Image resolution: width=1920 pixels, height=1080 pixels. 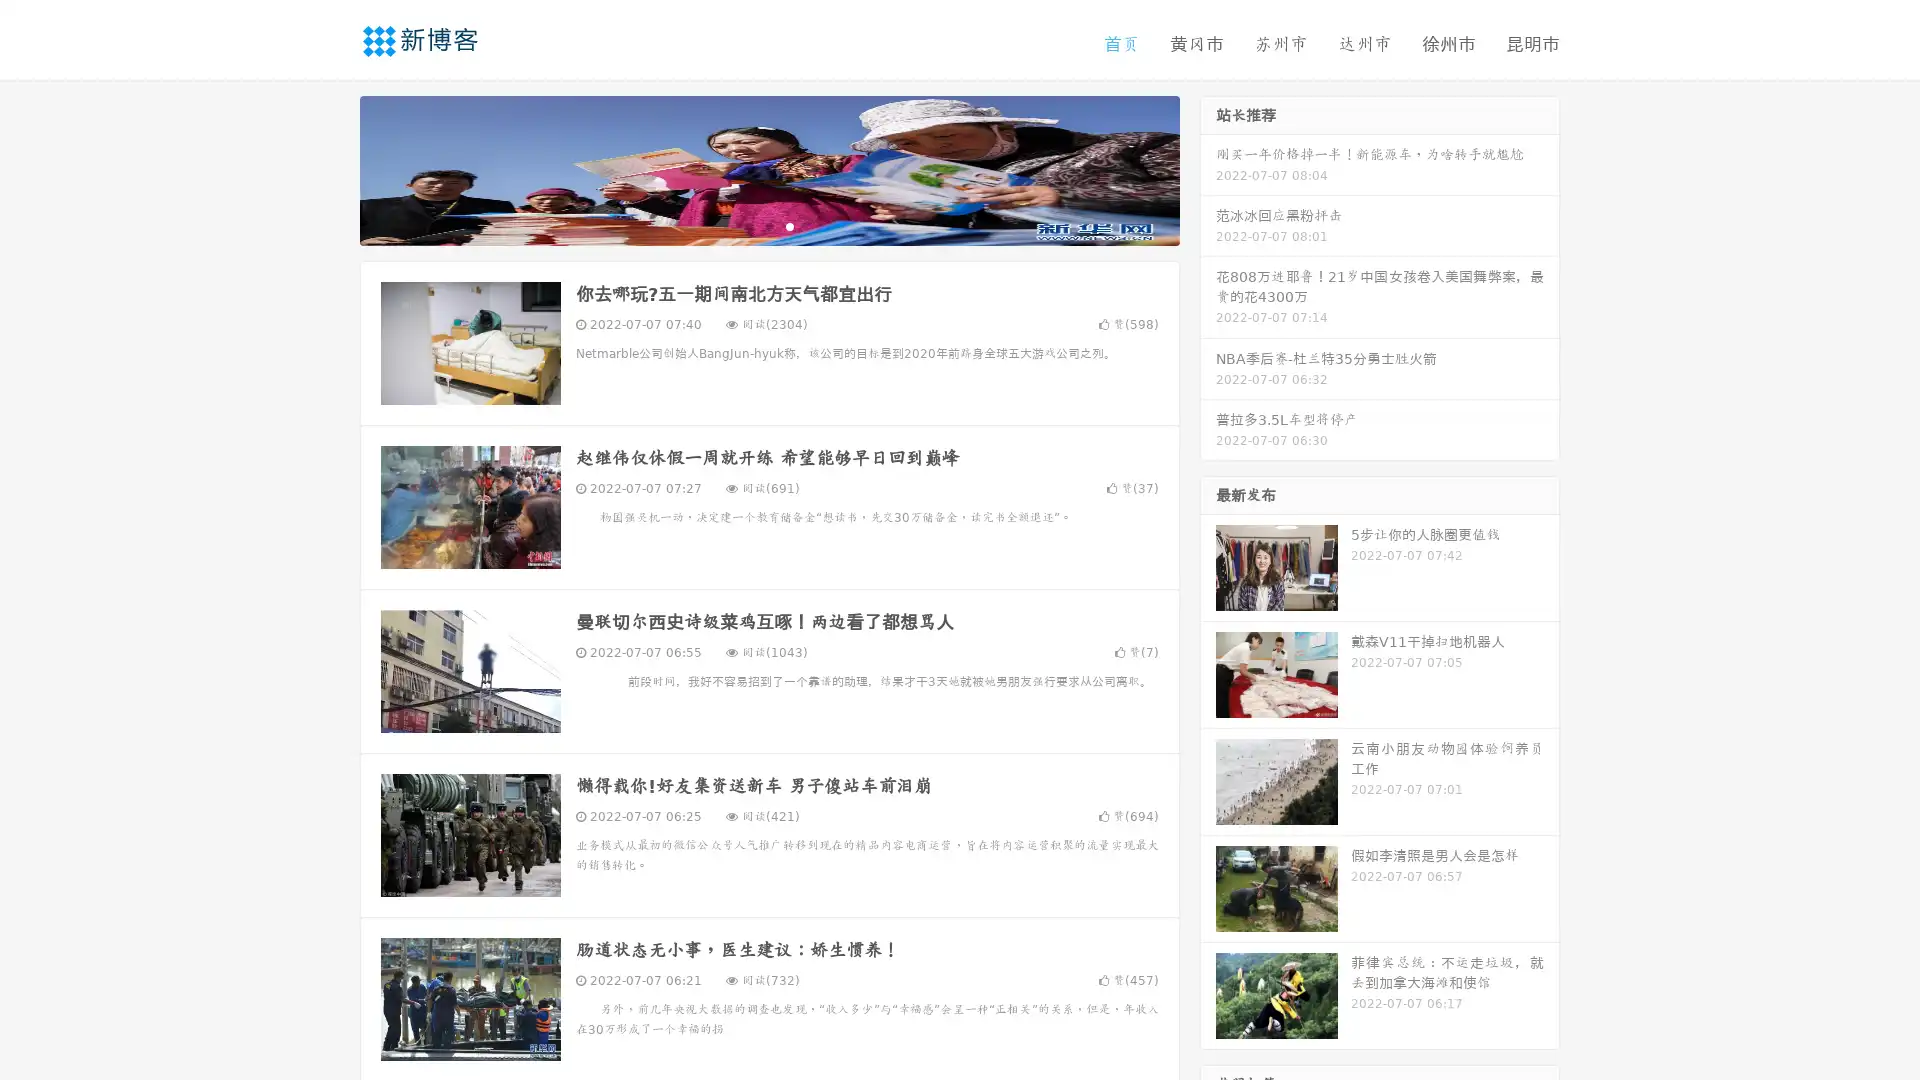 What do you see at coordinates (330, 168) in the screenshot?
I see `Previous slide` at bounding box center [330, 168].